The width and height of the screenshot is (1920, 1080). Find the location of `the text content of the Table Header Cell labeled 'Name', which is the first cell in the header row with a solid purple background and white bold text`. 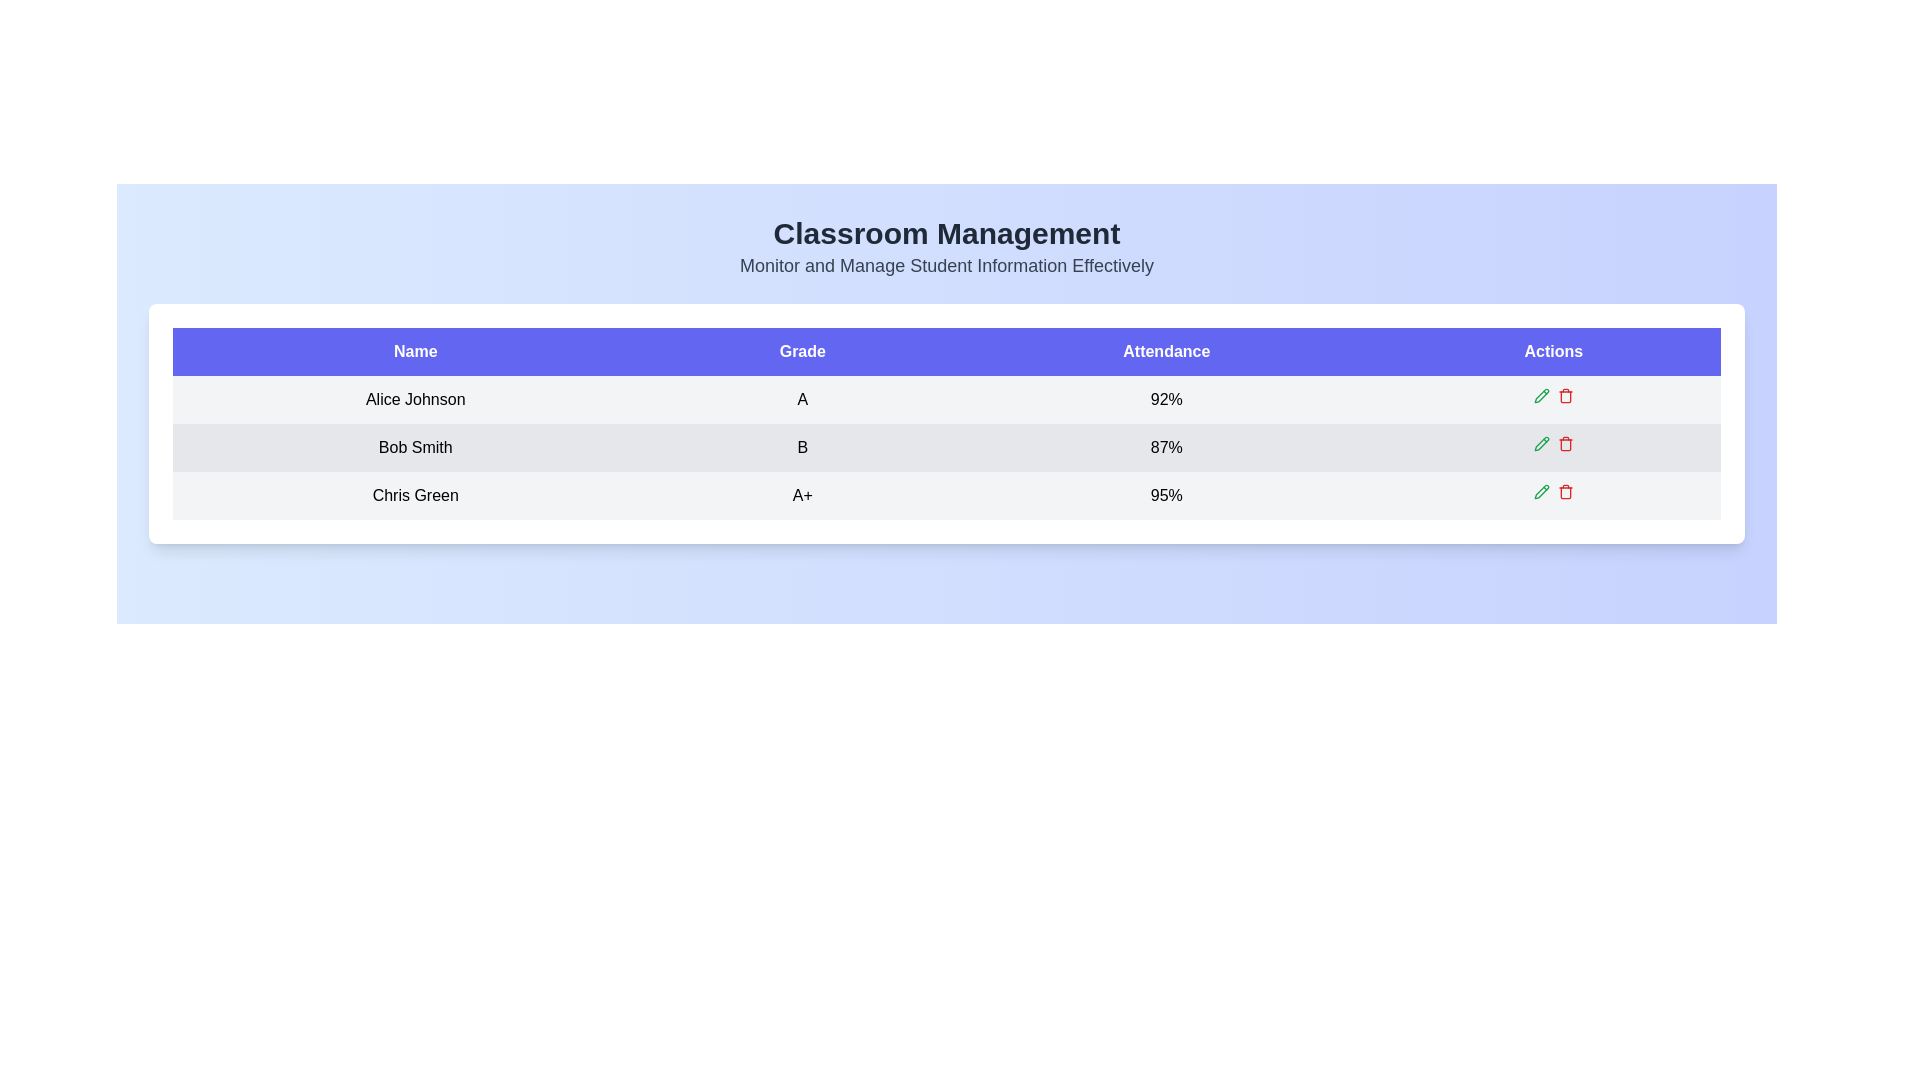

the text content of the Table Header Cell labeled 'Name', which is the first cell in the header row with a solid purple background and white bold text is located at coordinates (414, 350).